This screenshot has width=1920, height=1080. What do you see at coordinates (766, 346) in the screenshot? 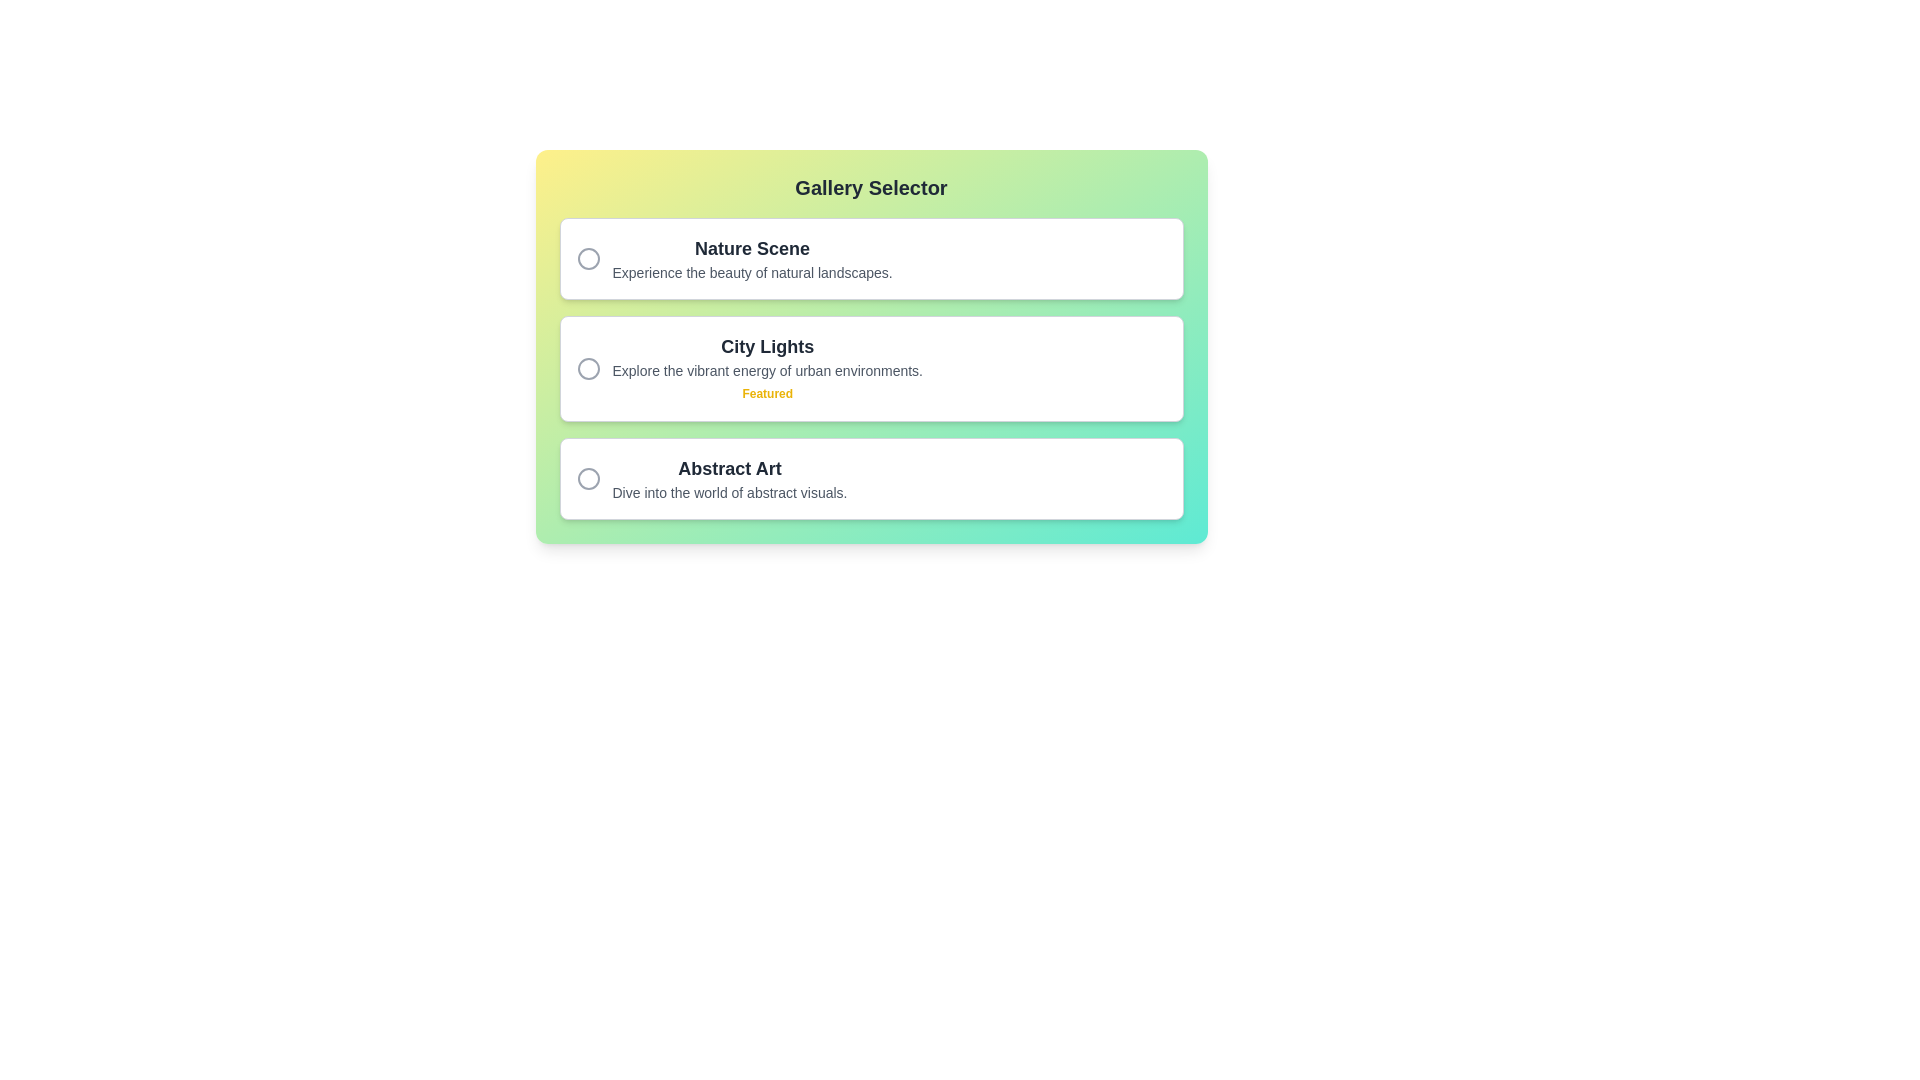
I see `the 'City Lights' text label, which serves as the title descriptor for a selectable gallery option located centrally within the second option section of a vertically aligned list` at bounding box center [766, 346].